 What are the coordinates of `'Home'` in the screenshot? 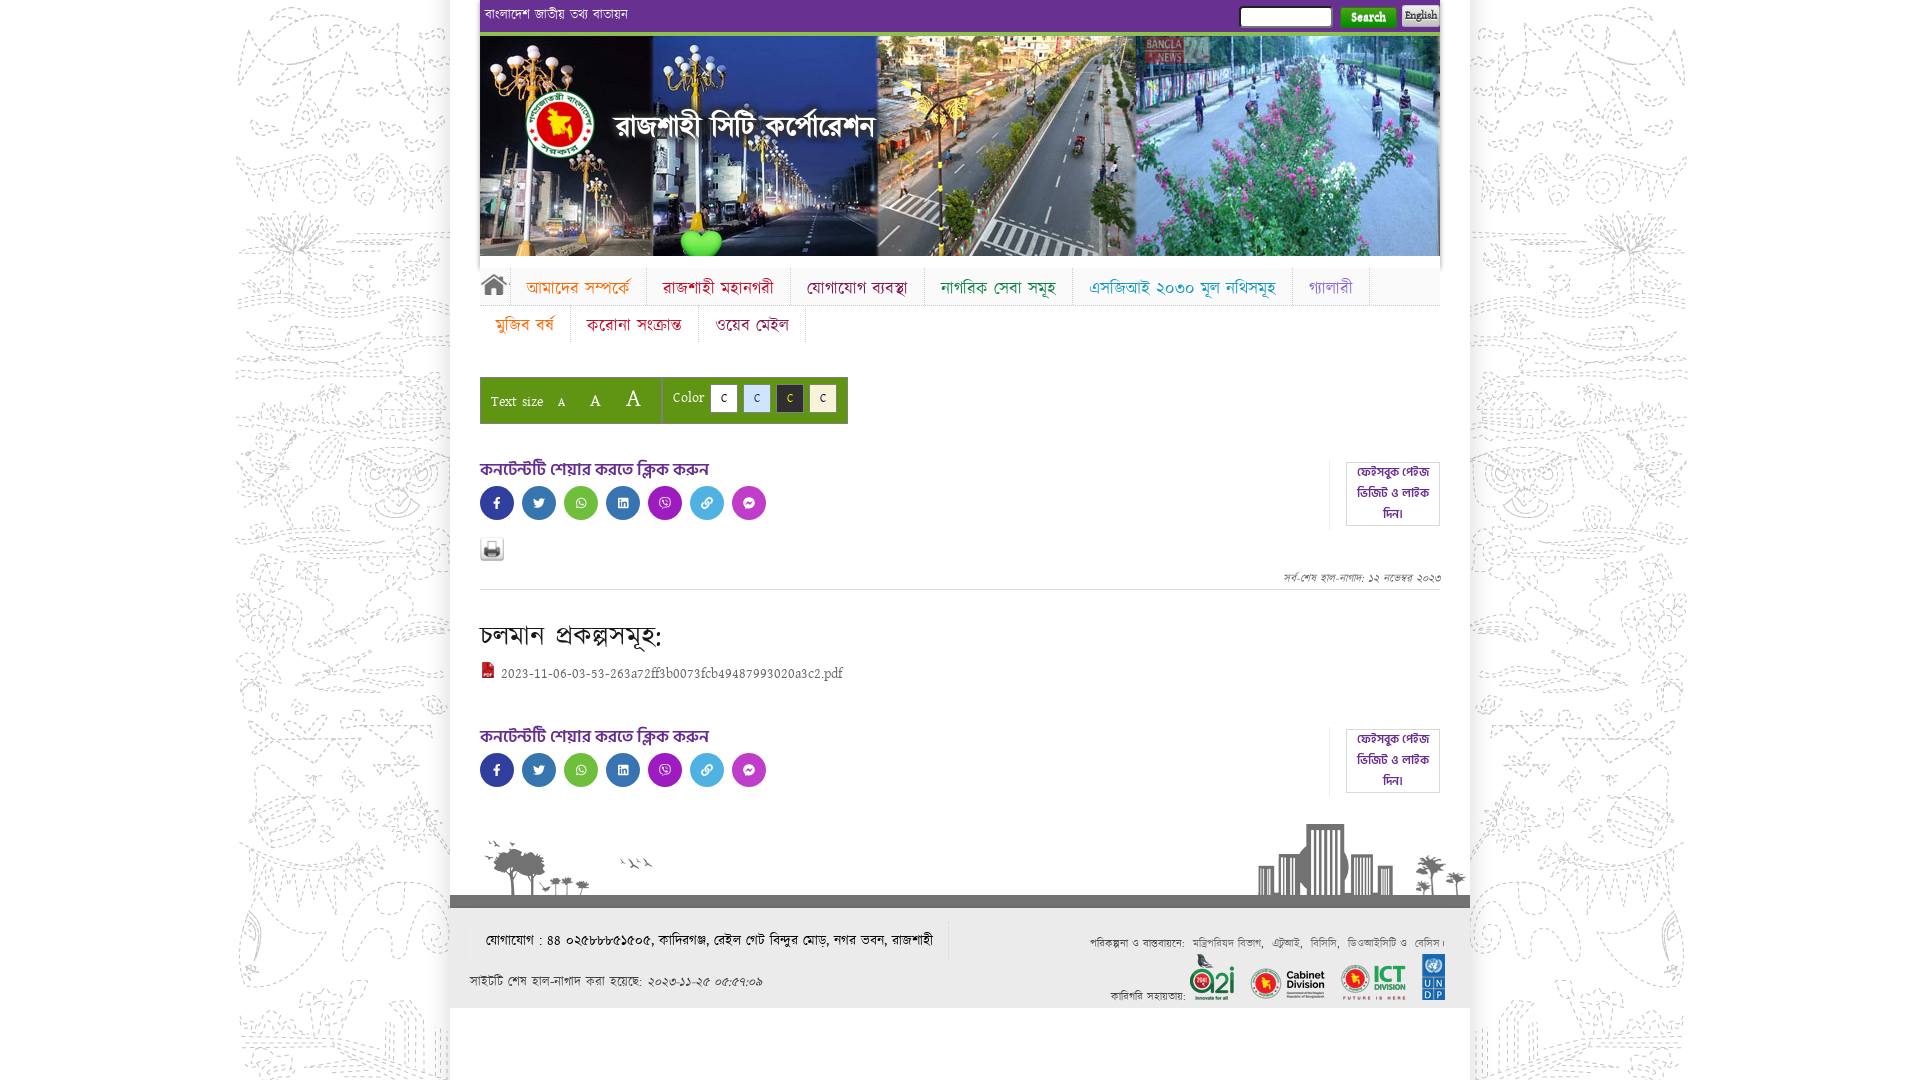 It's located at (524, 123).